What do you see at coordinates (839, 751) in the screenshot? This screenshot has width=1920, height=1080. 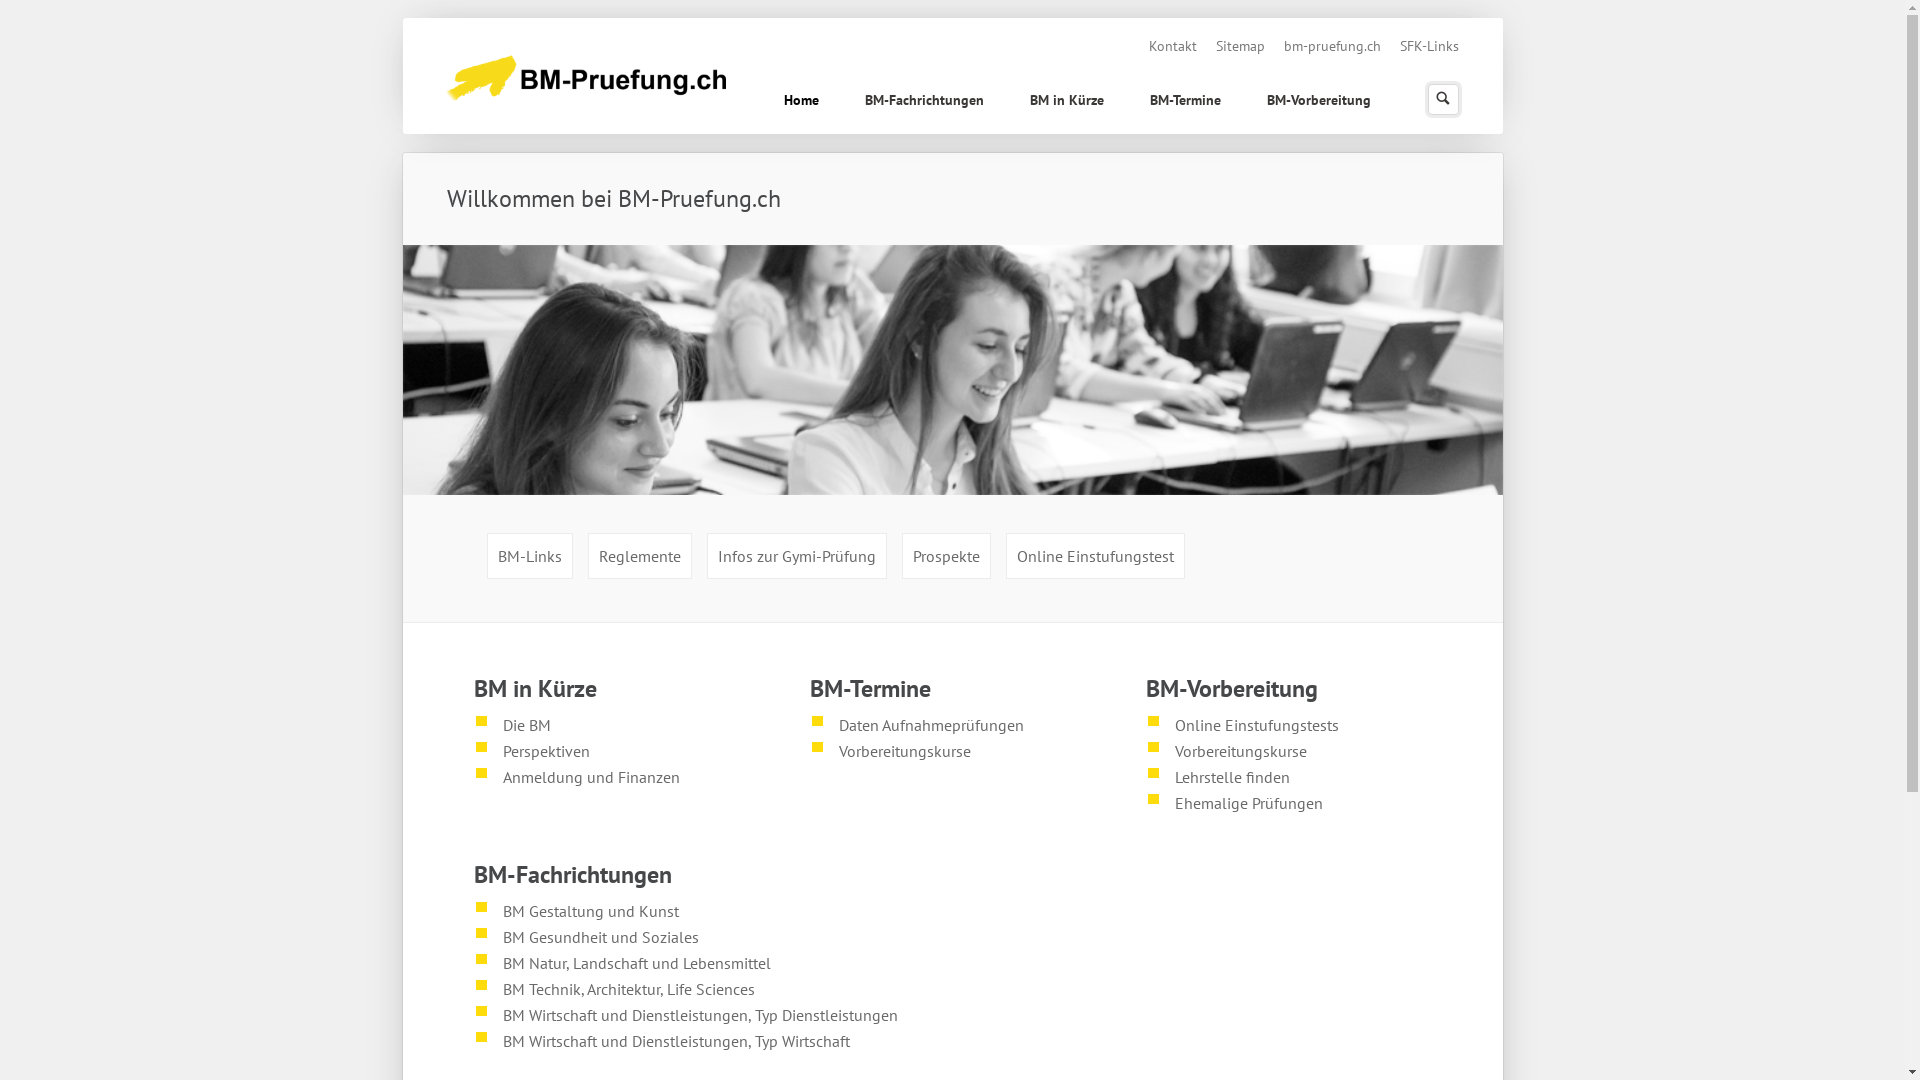 I see `'Vorbereitungskurse'` at bounding box center [839, 751].